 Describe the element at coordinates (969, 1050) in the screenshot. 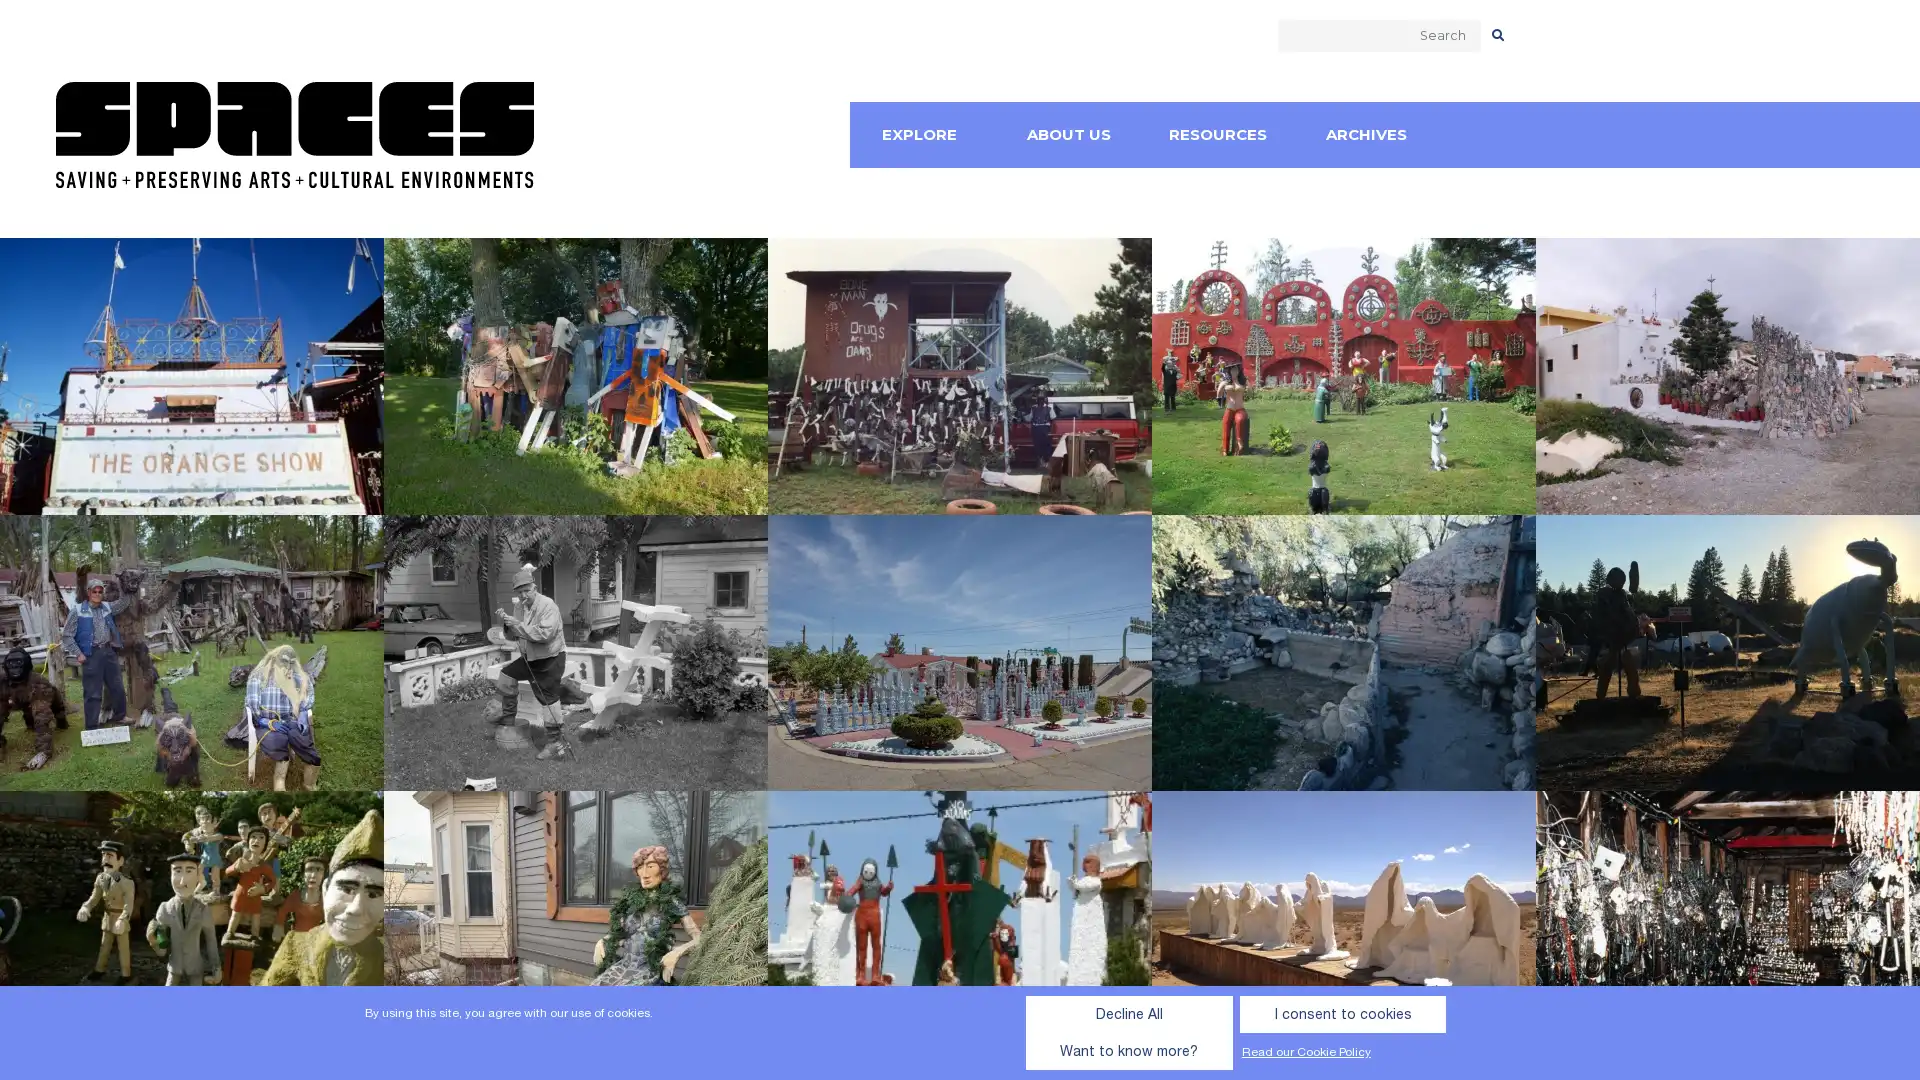

I see `Decline All` at that location.